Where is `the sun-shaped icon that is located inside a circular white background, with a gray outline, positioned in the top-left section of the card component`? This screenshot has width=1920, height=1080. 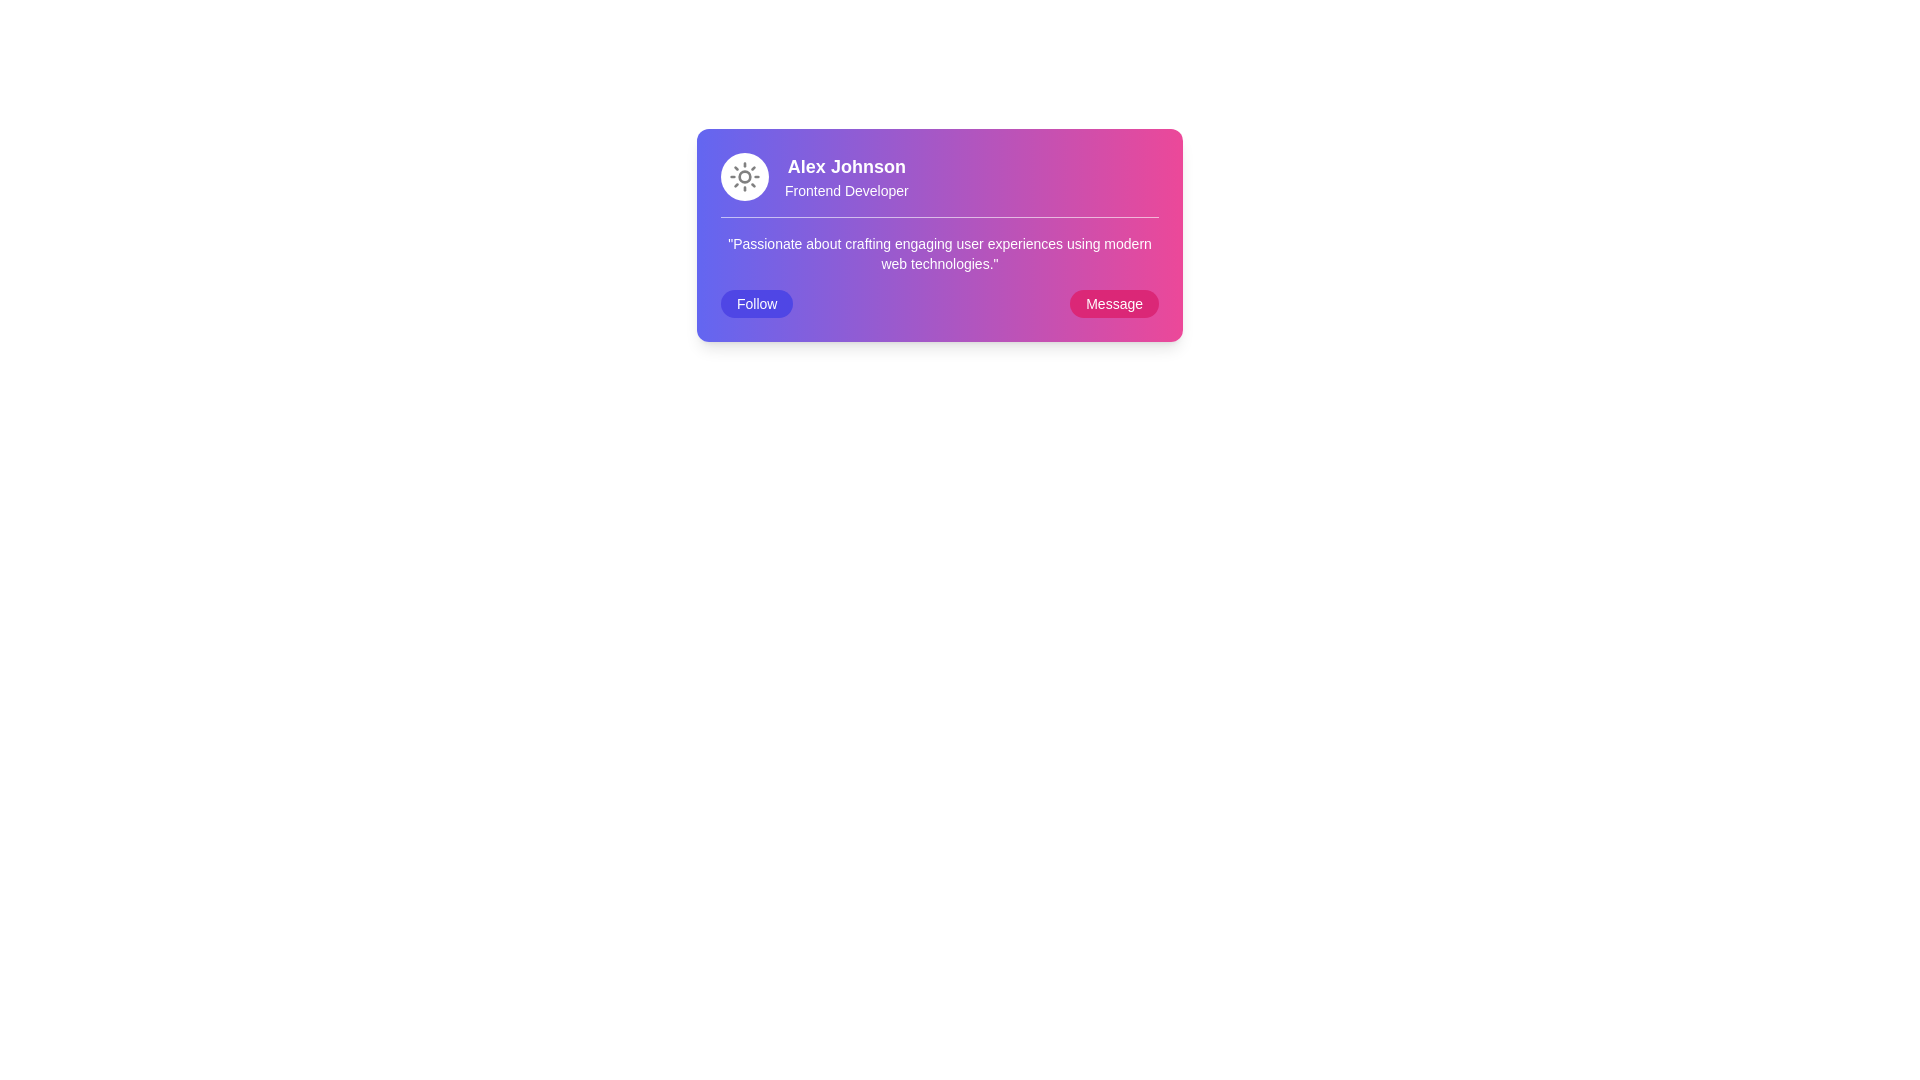 the sun-shaped icon that is located inside a circular white background, with a gray outline, positioned in the top-left section of the card component is located at coordinates (743, 176).